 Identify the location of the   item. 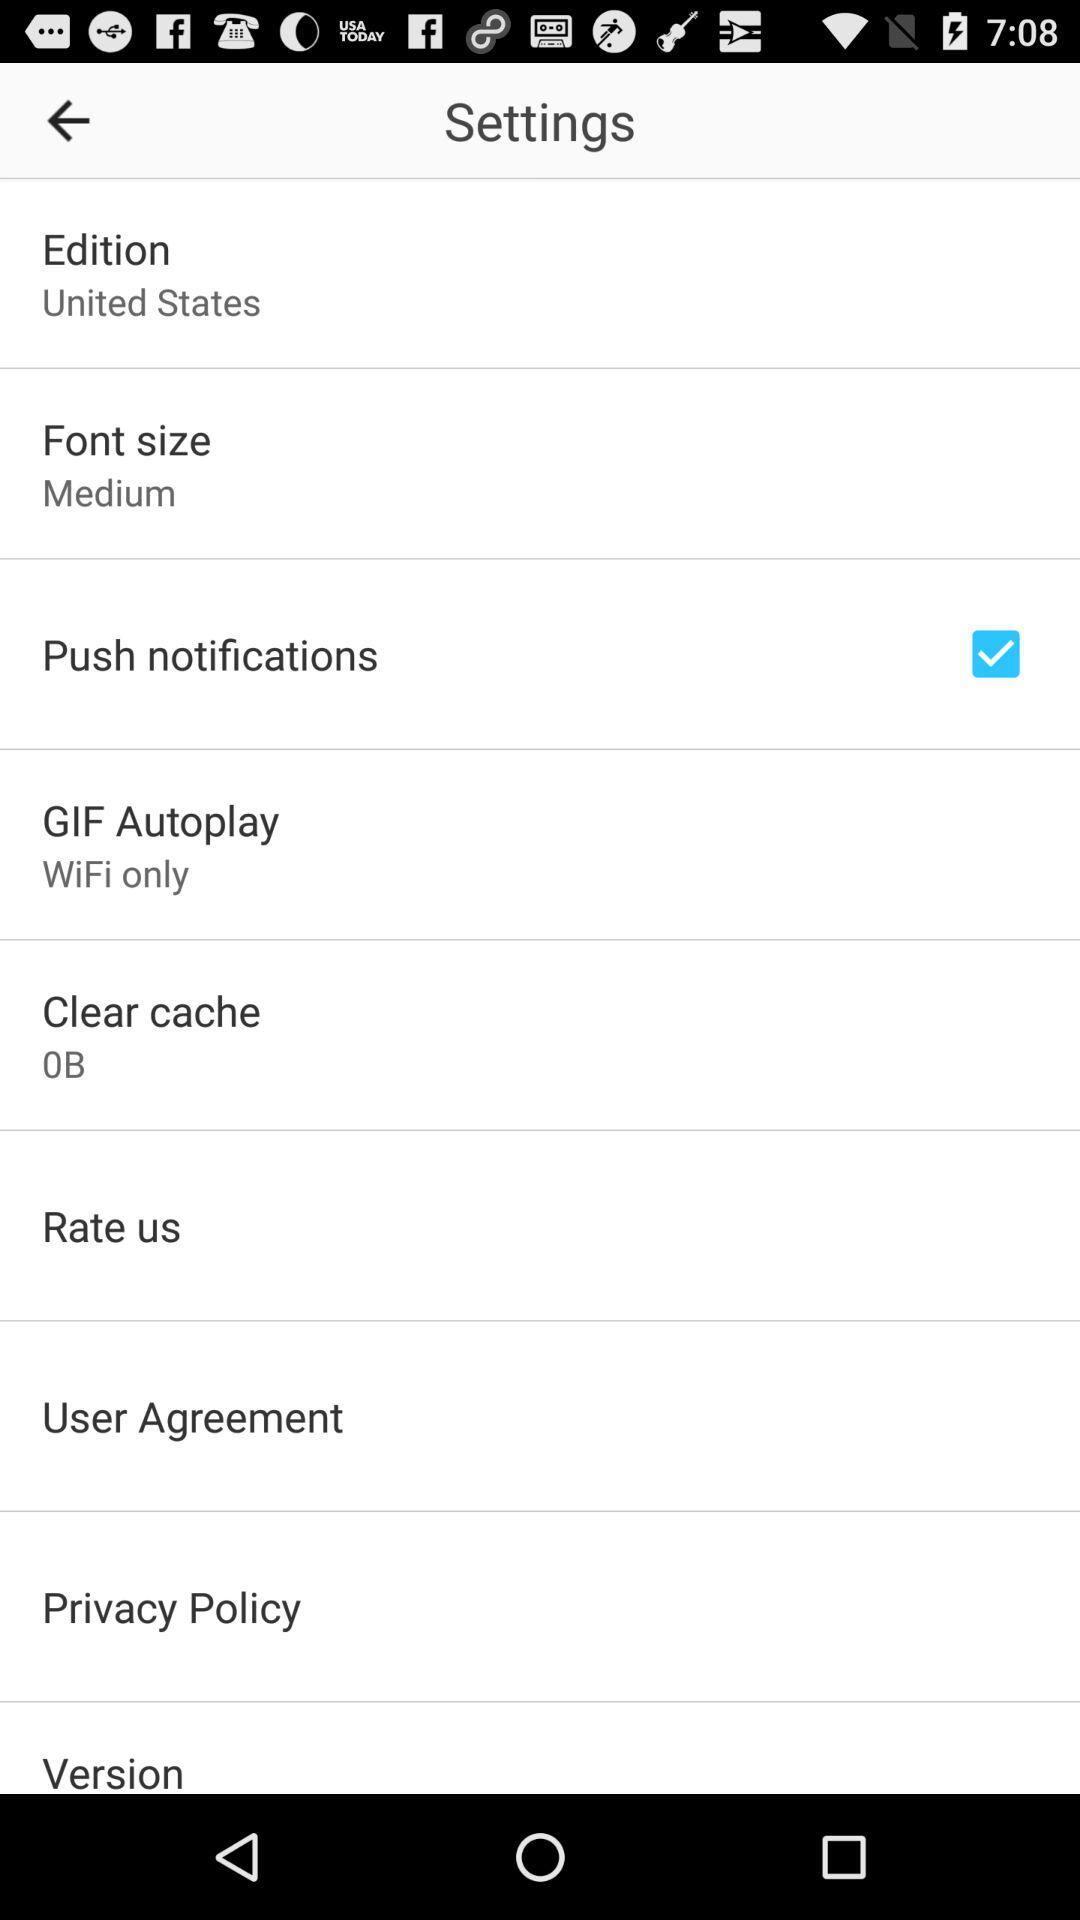
(74, 119).